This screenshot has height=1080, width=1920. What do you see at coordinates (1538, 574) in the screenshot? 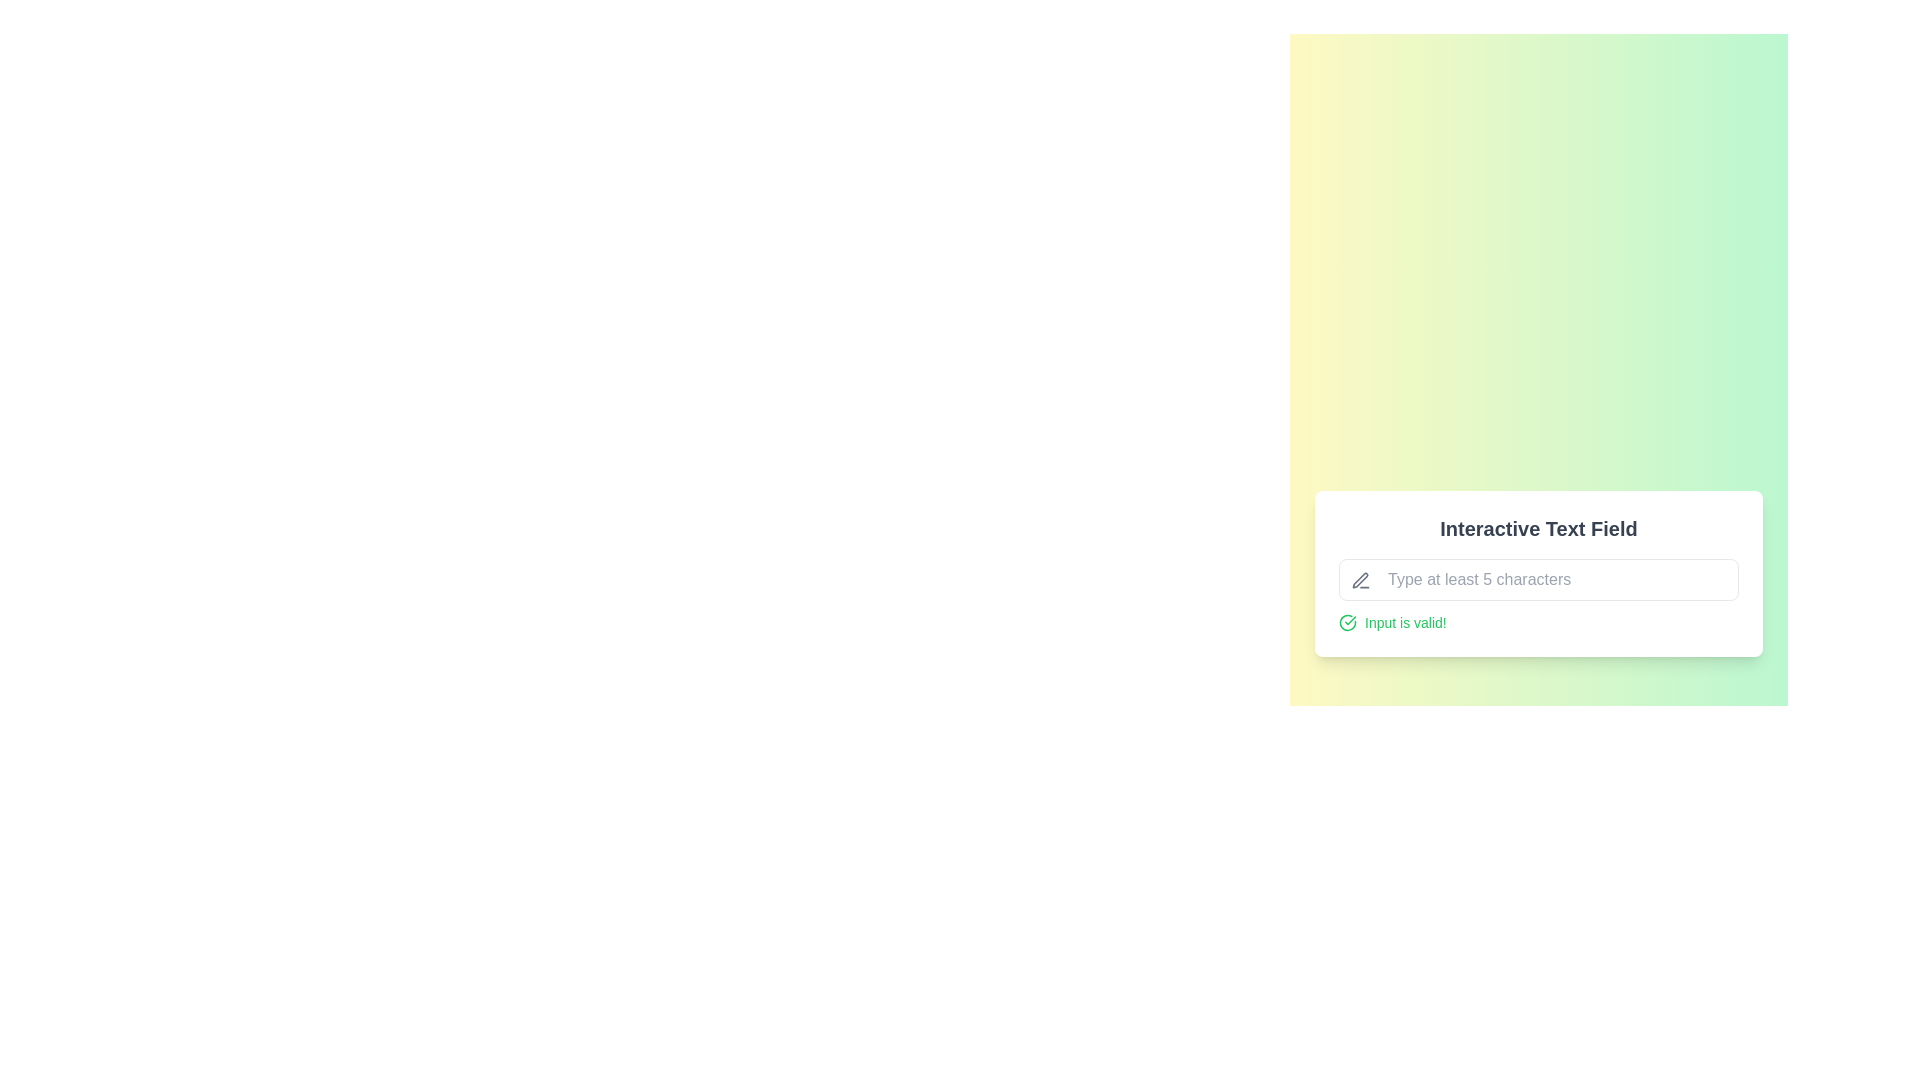
I see `the Interactive Text Field` at bounding box center [1538, 574].